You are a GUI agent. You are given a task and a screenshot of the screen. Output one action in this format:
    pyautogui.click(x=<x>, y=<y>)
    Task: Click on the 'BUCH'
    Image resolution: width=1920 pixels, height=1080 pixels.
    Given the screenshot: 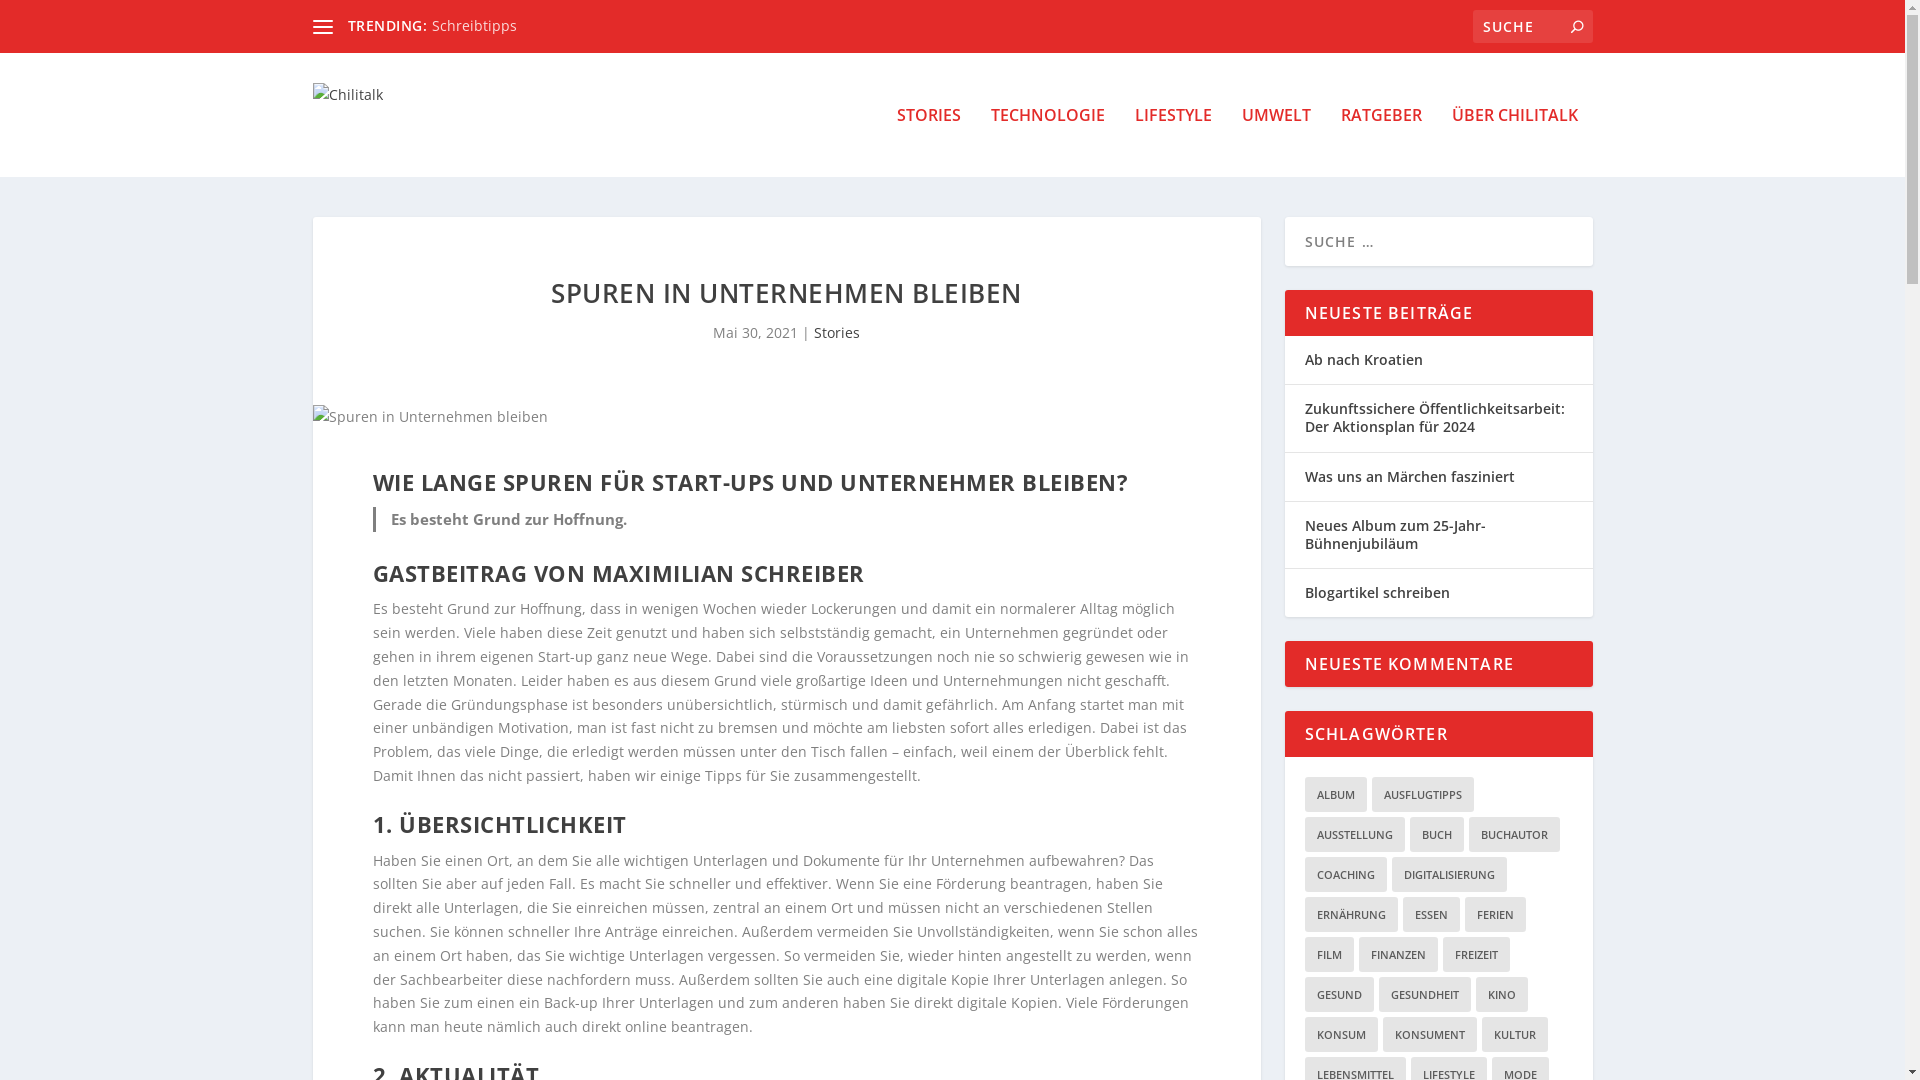 What is the action you would take?
    pyautogui.click(x=1435, y=834)
    